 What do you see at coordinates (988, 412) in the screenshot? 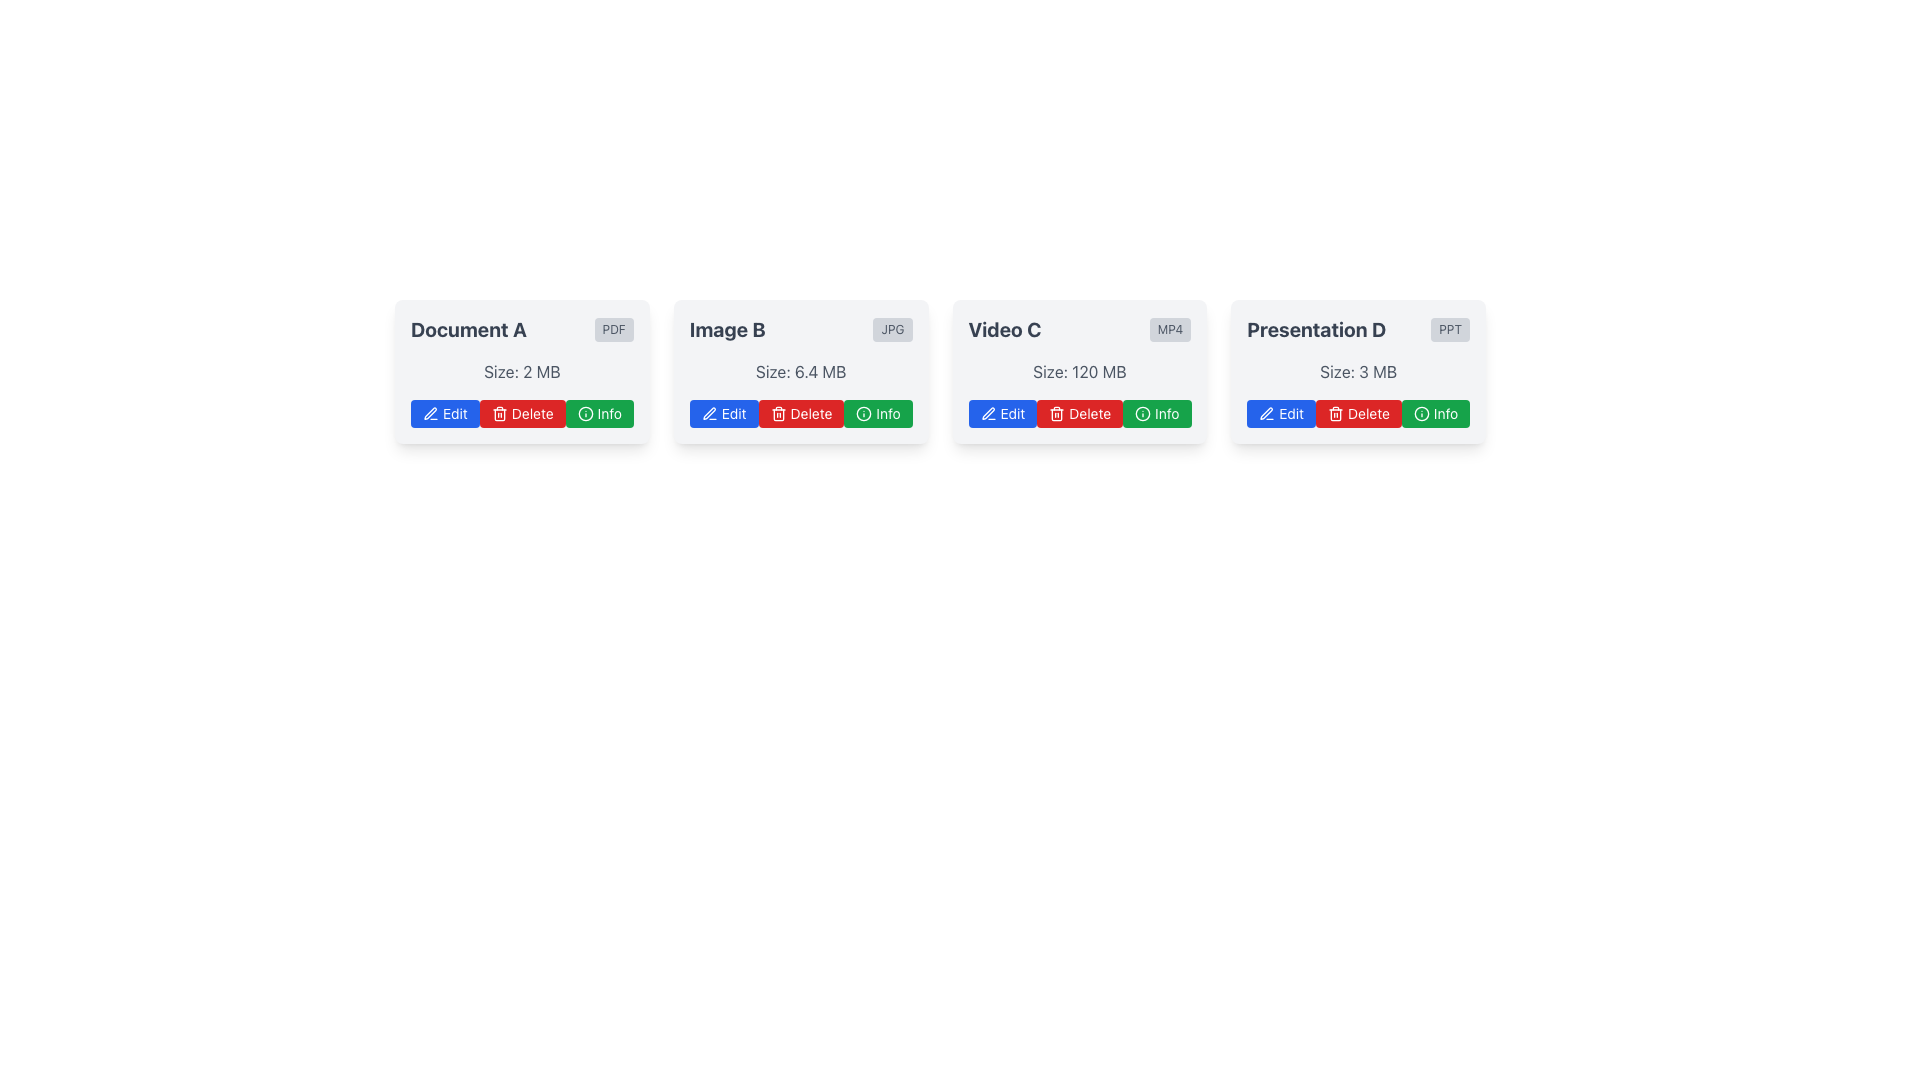
I see `the SVG icon resembling a pen within the blue button labeled 'Edit' for the entry 'Video C'` at bounding box center [988, 412].